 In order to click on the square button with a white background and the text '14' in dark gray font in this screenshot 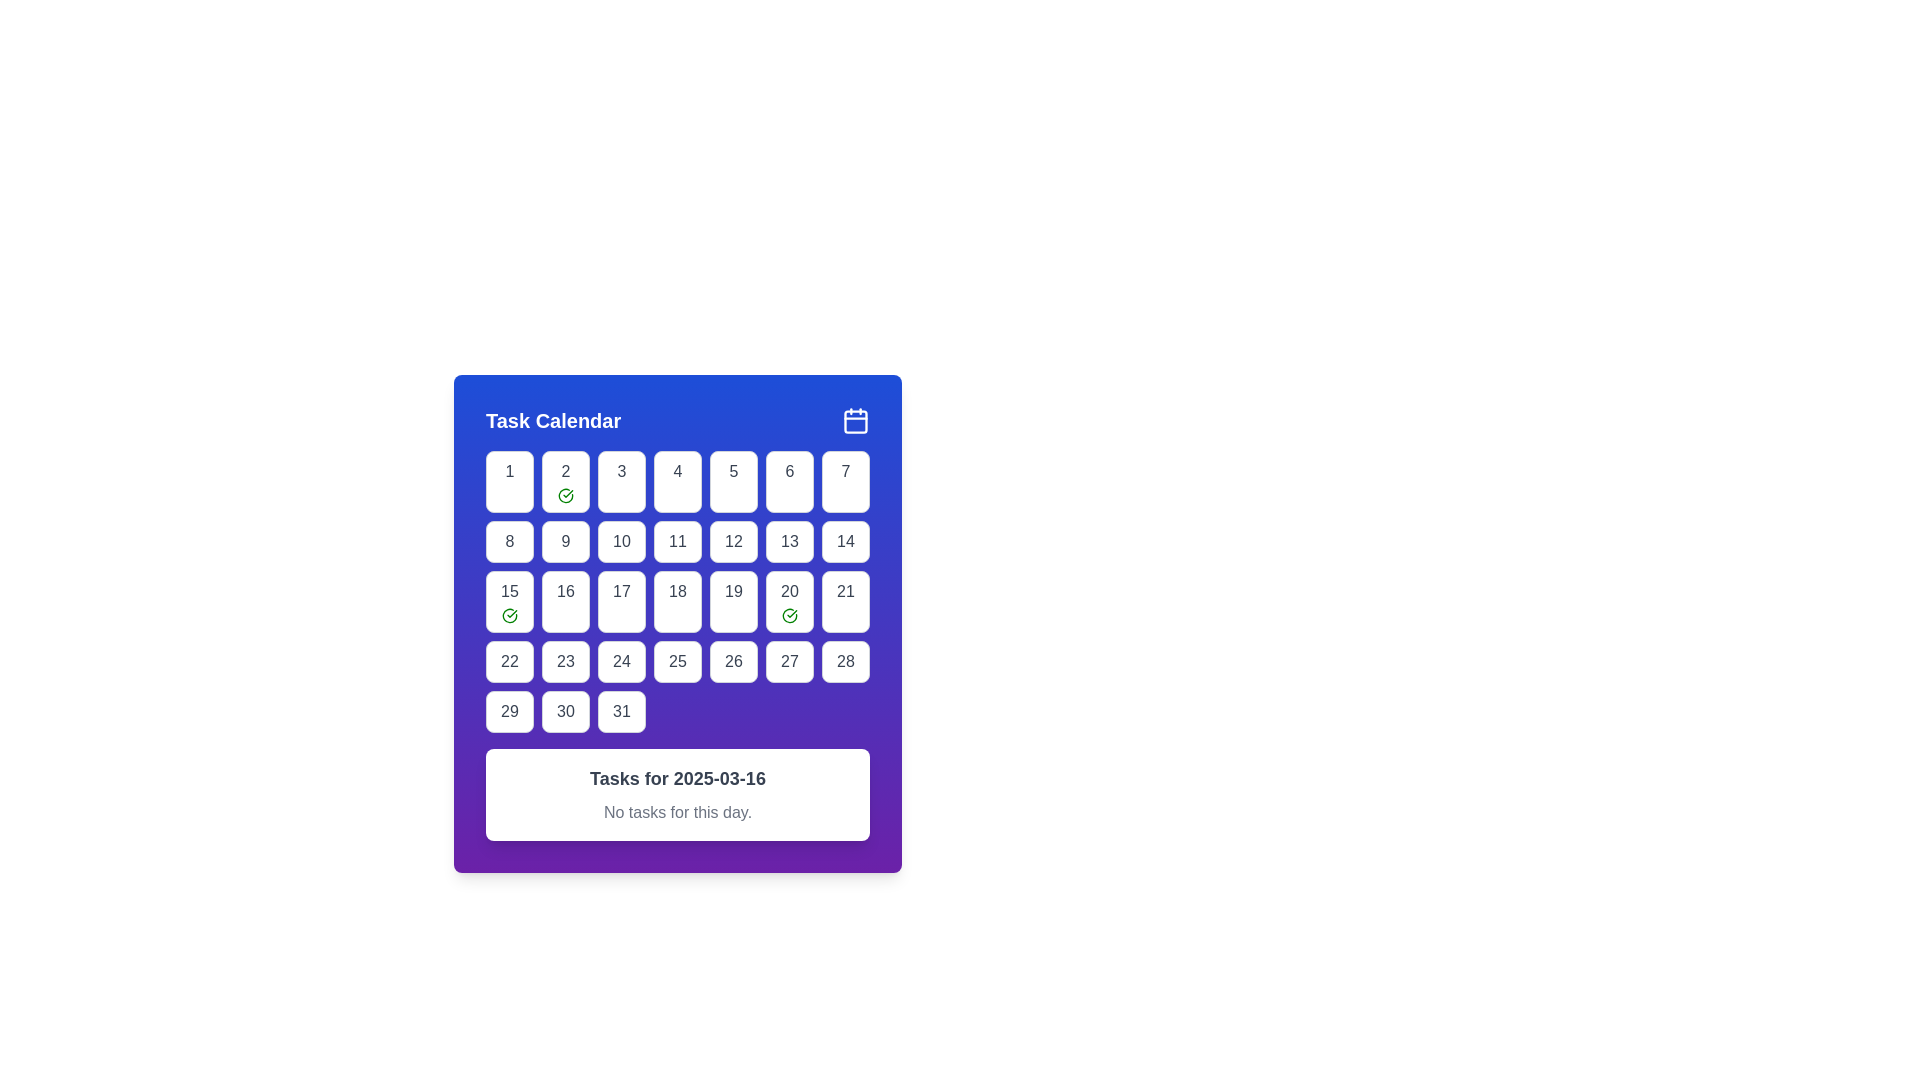, I will do `click(845, 542)`.